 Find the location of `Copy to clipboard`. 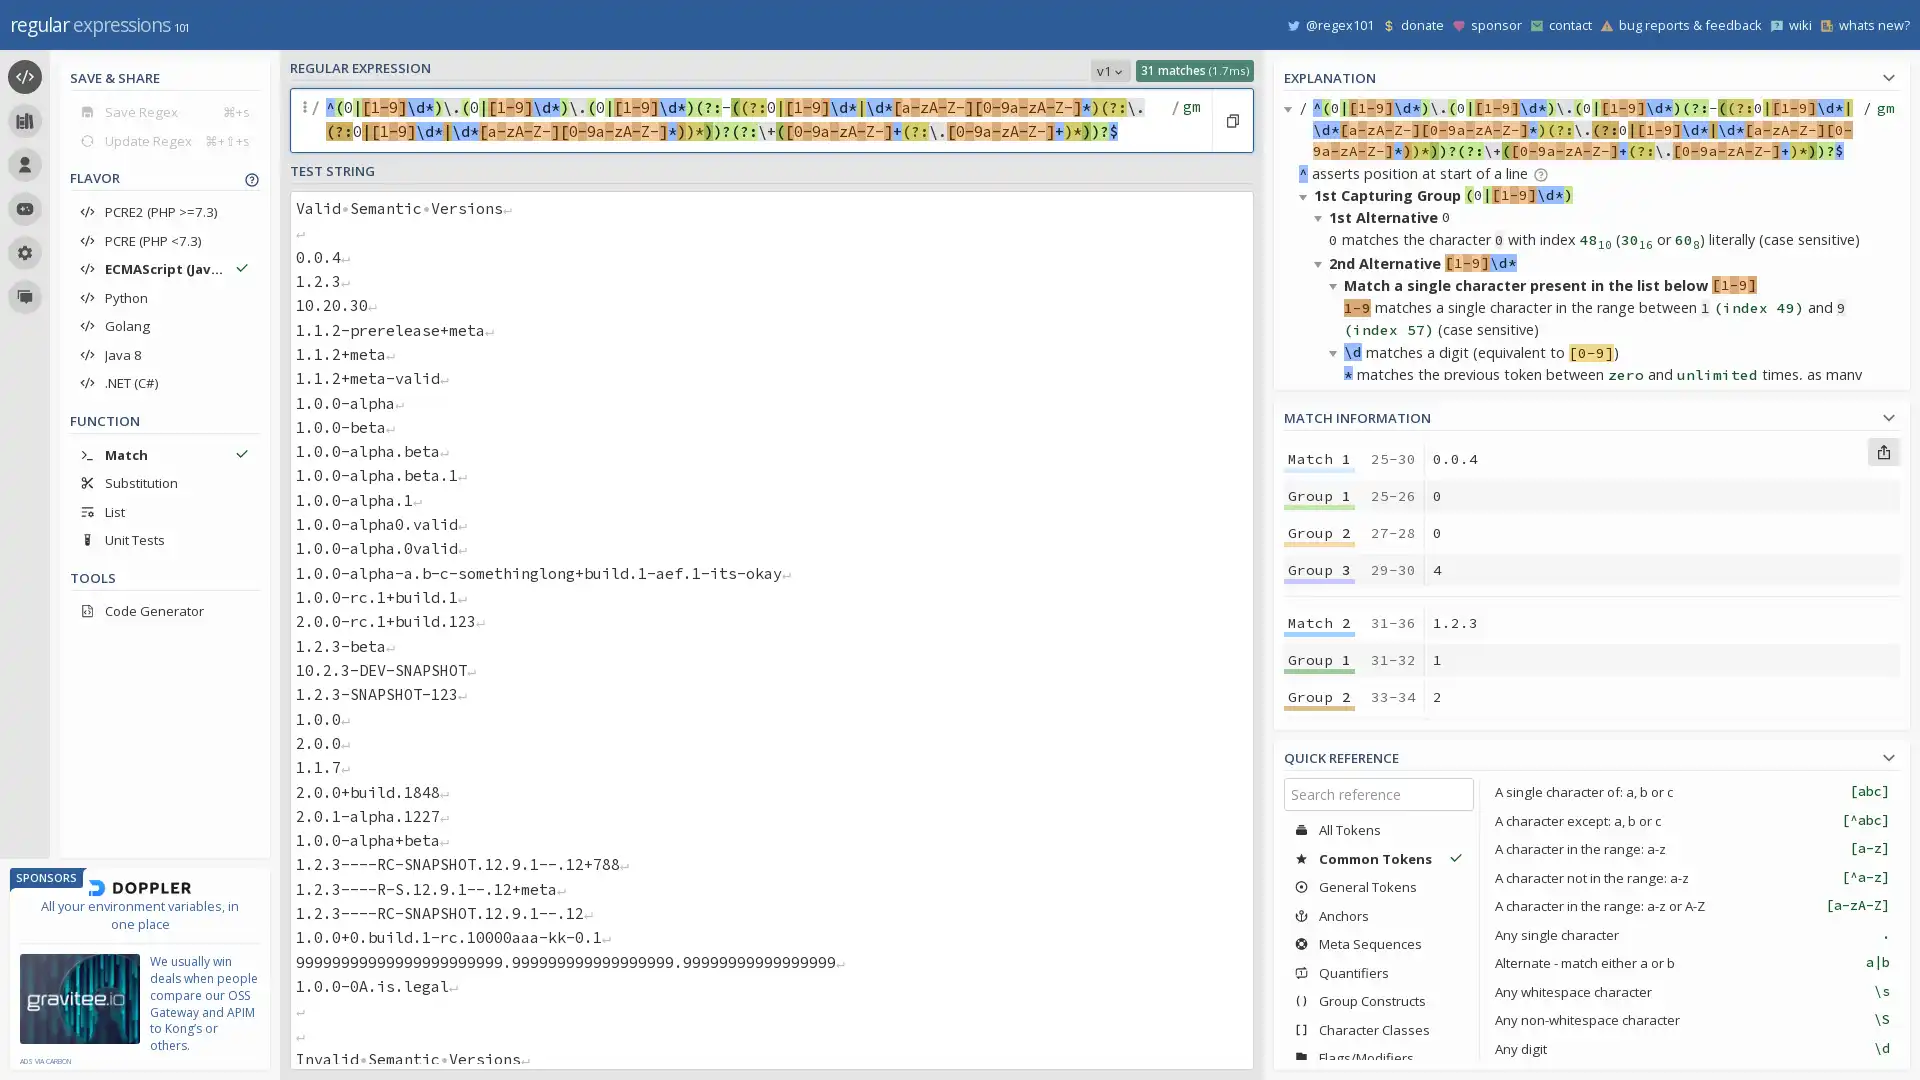

Copy to clipboard is located at coordinates (1231, 120).